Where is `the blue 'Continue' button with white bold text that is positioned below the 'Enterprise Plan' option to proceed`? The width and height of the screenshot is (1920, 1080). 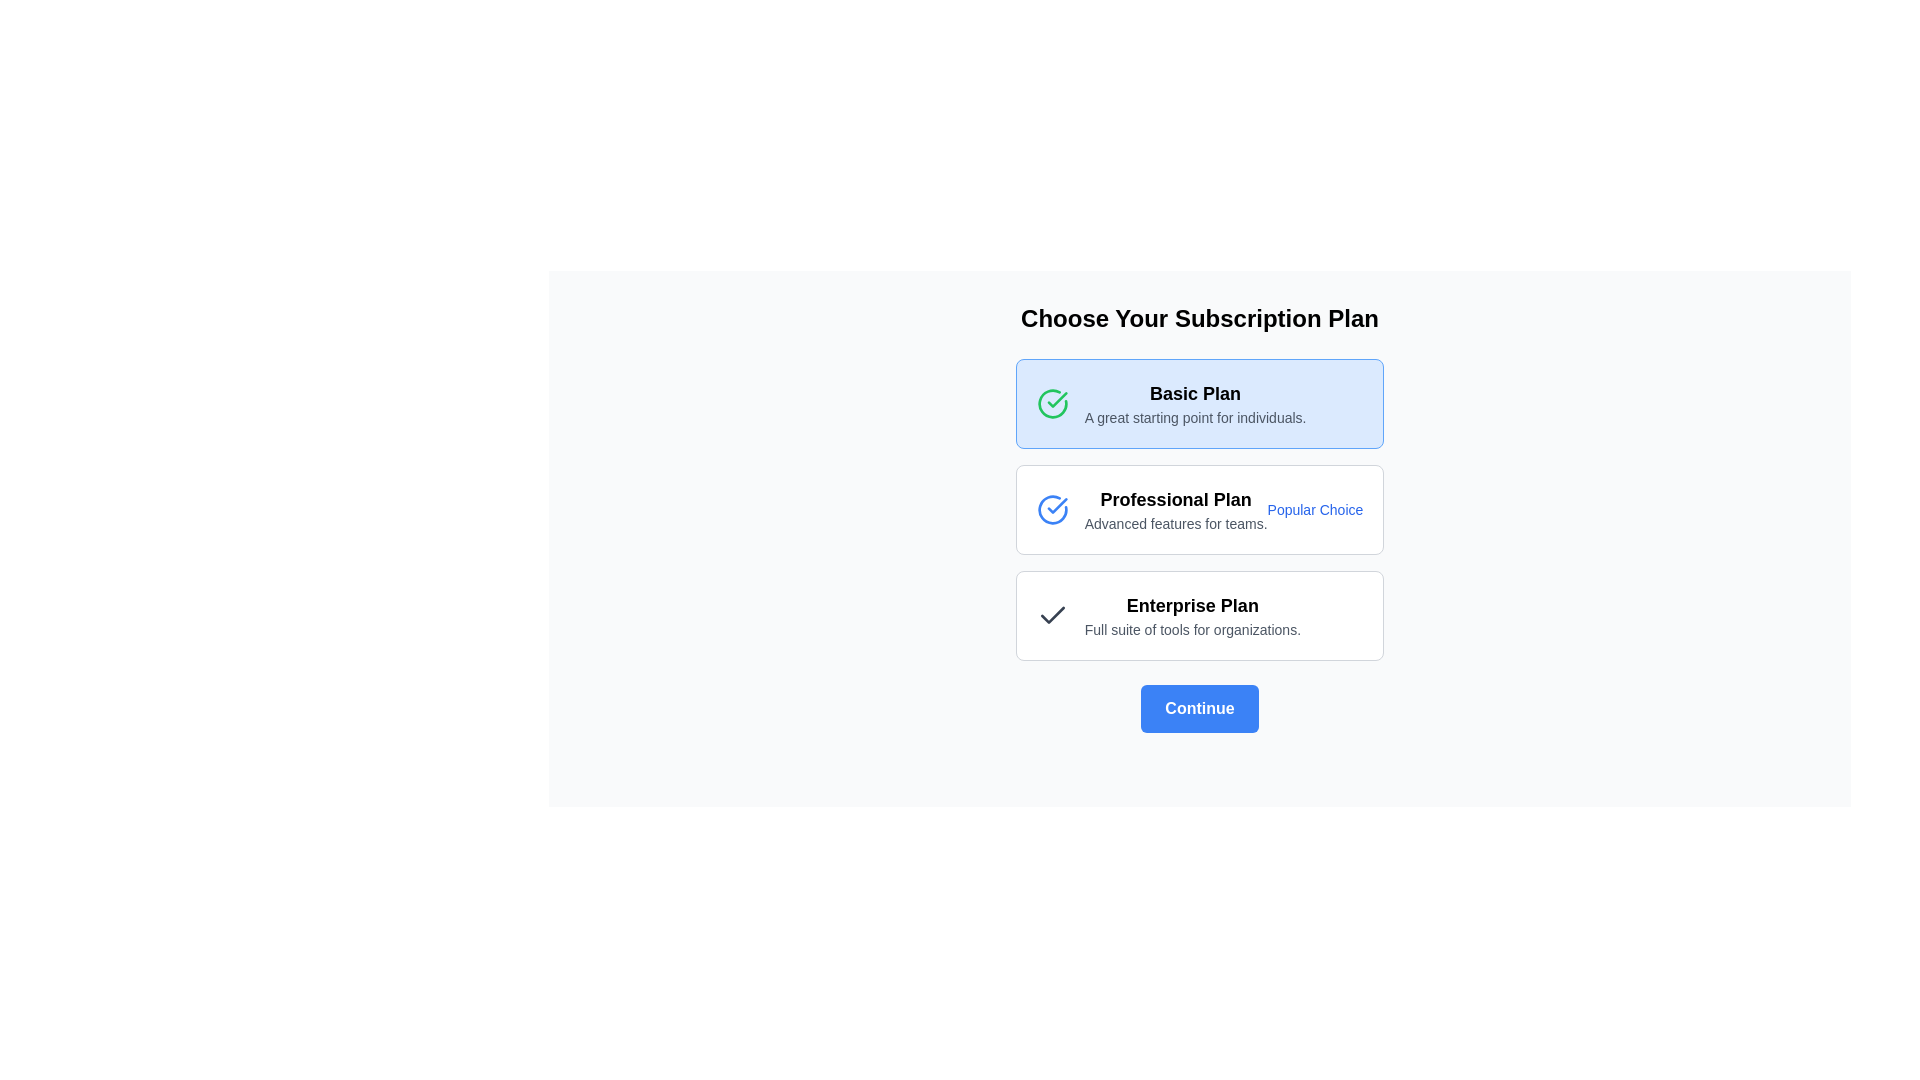 the blue 'Continue' button with white bold text that is positioned below the 'Enterprise Plan' option to proceed is located at coordinates (1200, 708).